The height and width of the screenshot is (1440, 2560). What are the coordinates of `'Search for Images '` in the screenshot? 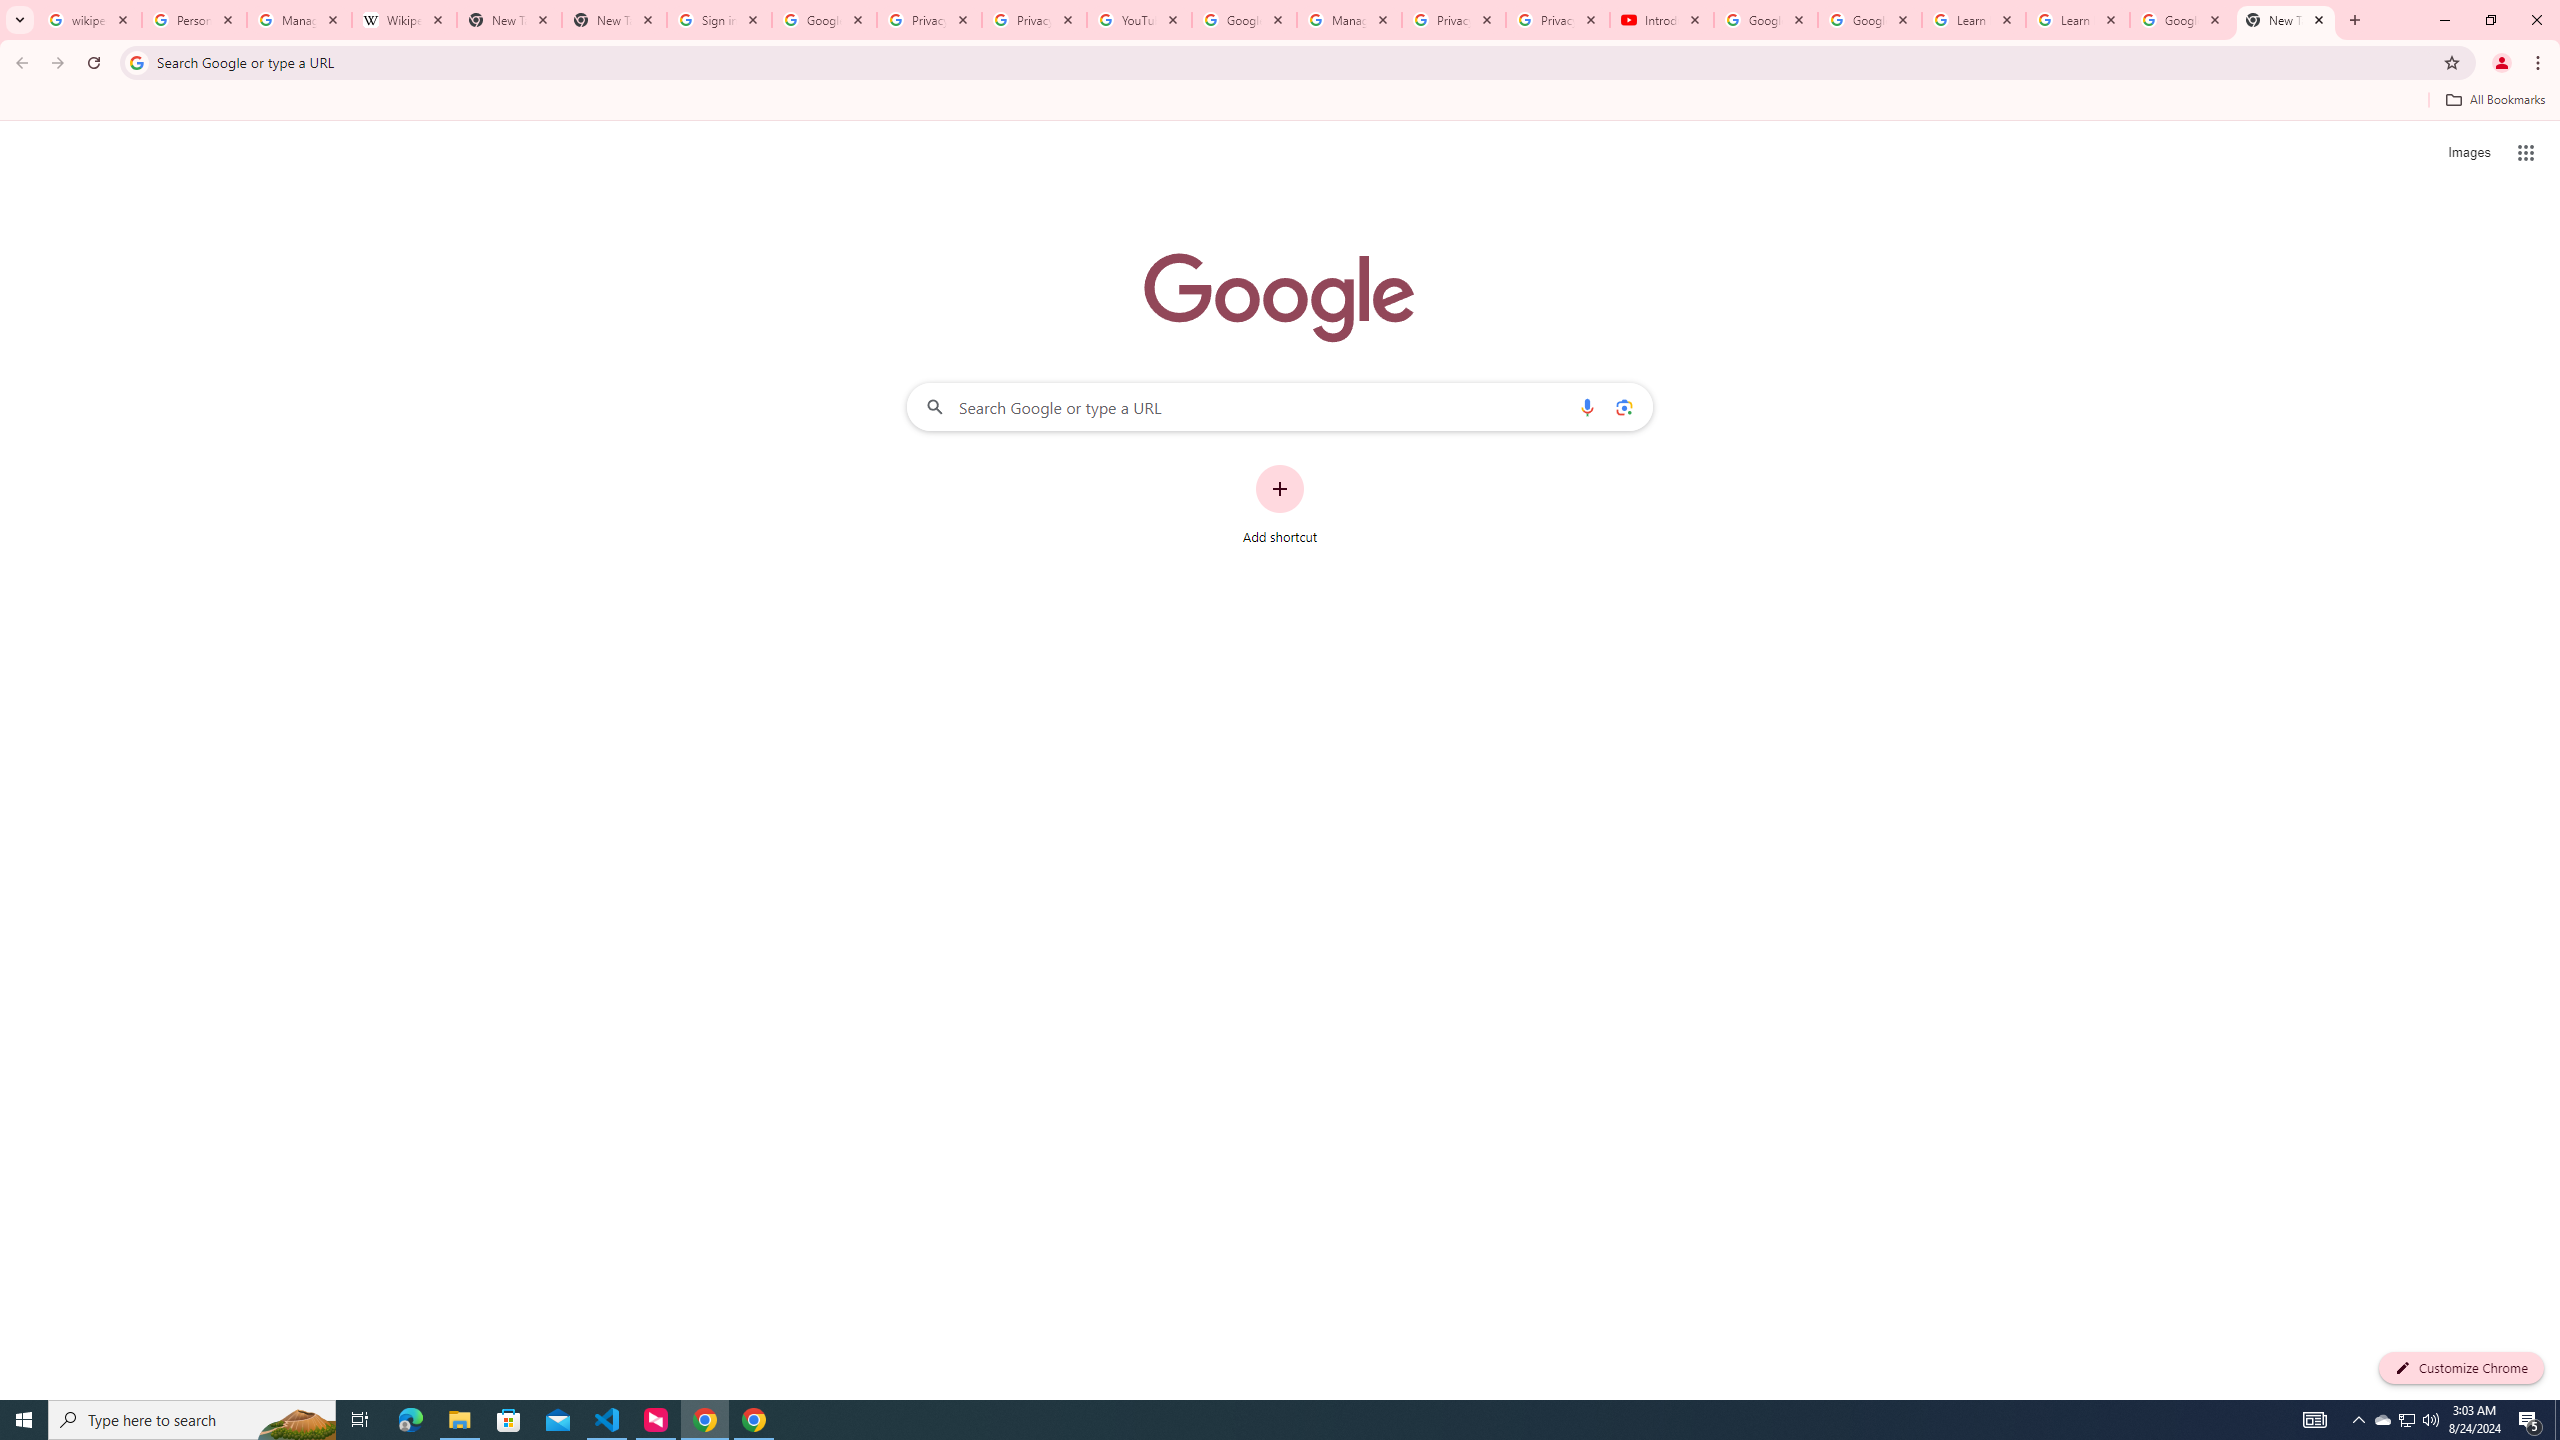 It's located at (2469, 153).